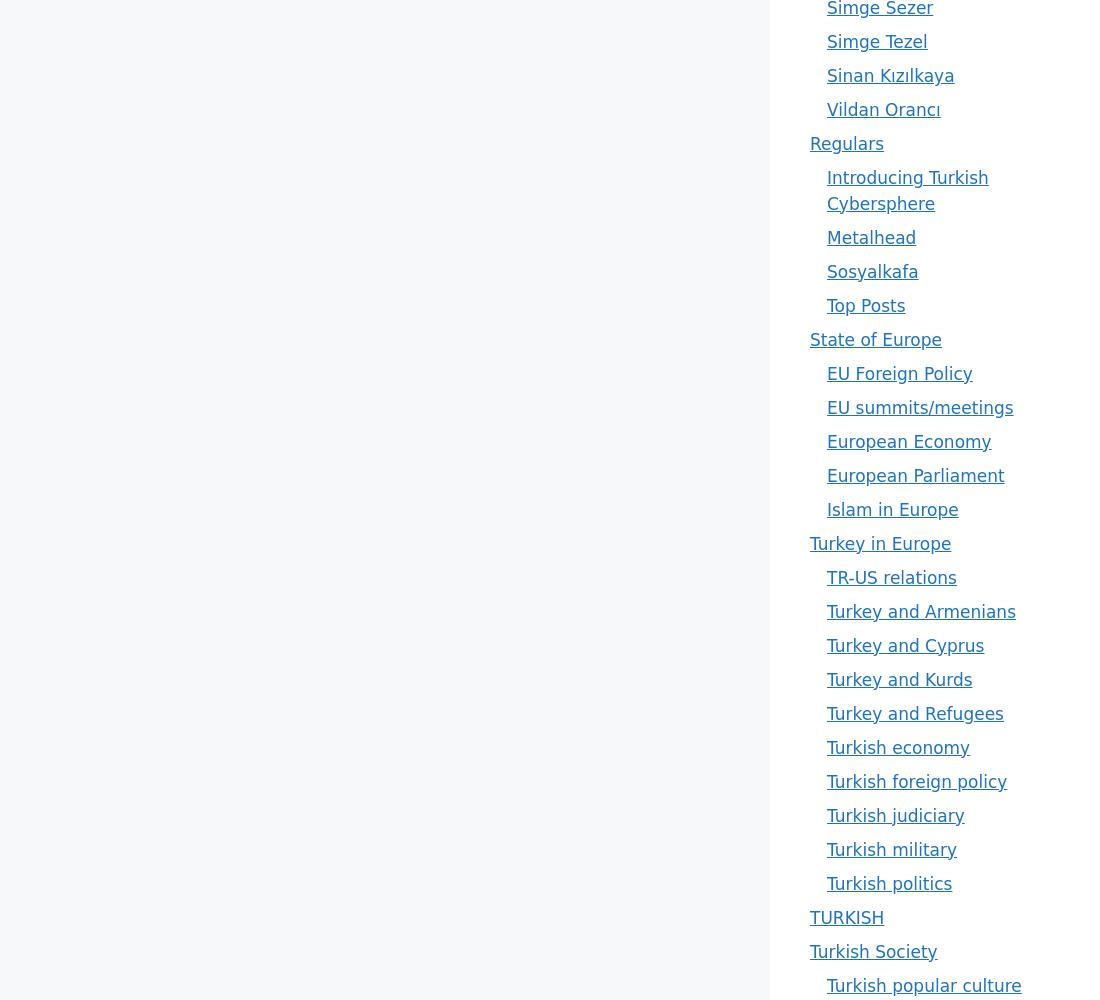 The image size is (1100, 1000). What do you see at coordinates (879, 543) in the screenshot?
I see `'Turkey in Europe'` at bounding box center [879, 543].